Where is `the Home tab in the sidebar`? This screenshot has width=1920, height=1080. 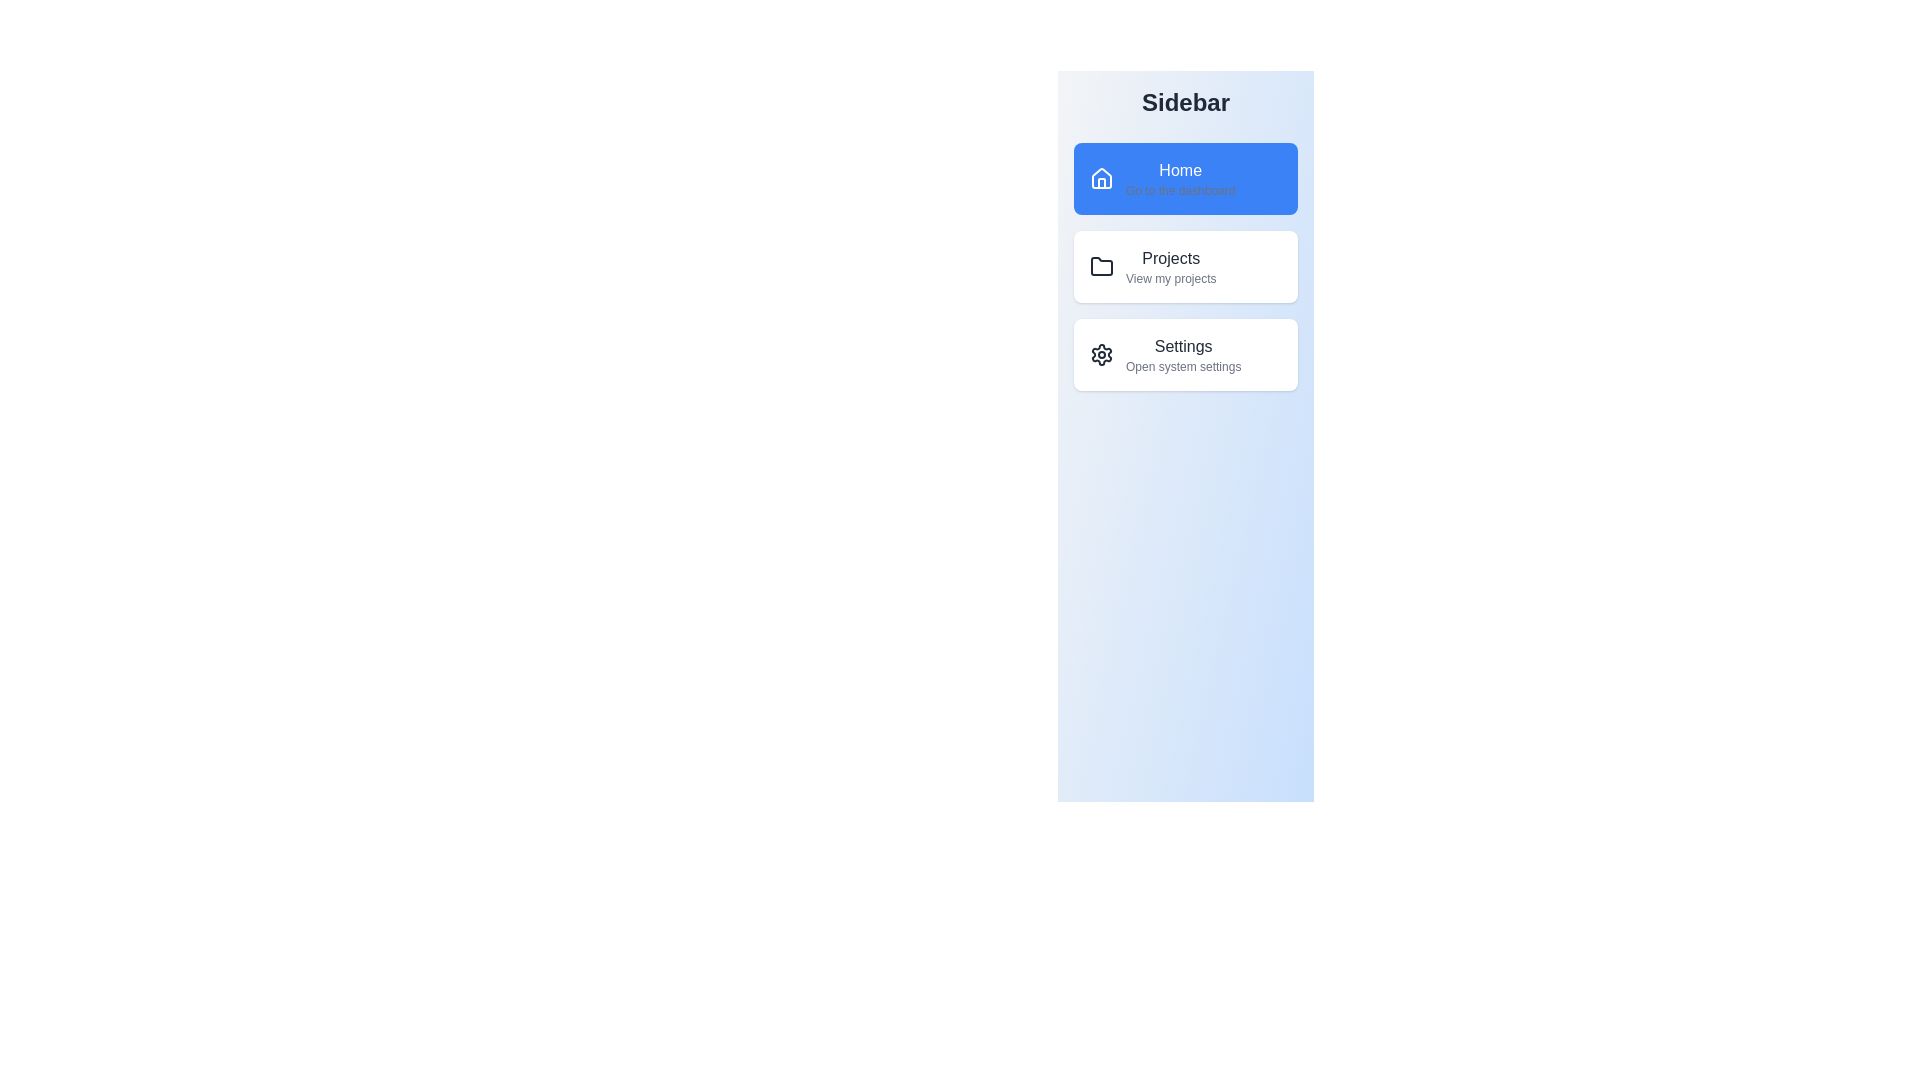 the Home tab in the sidebar is located at coordinates (1185, 177).